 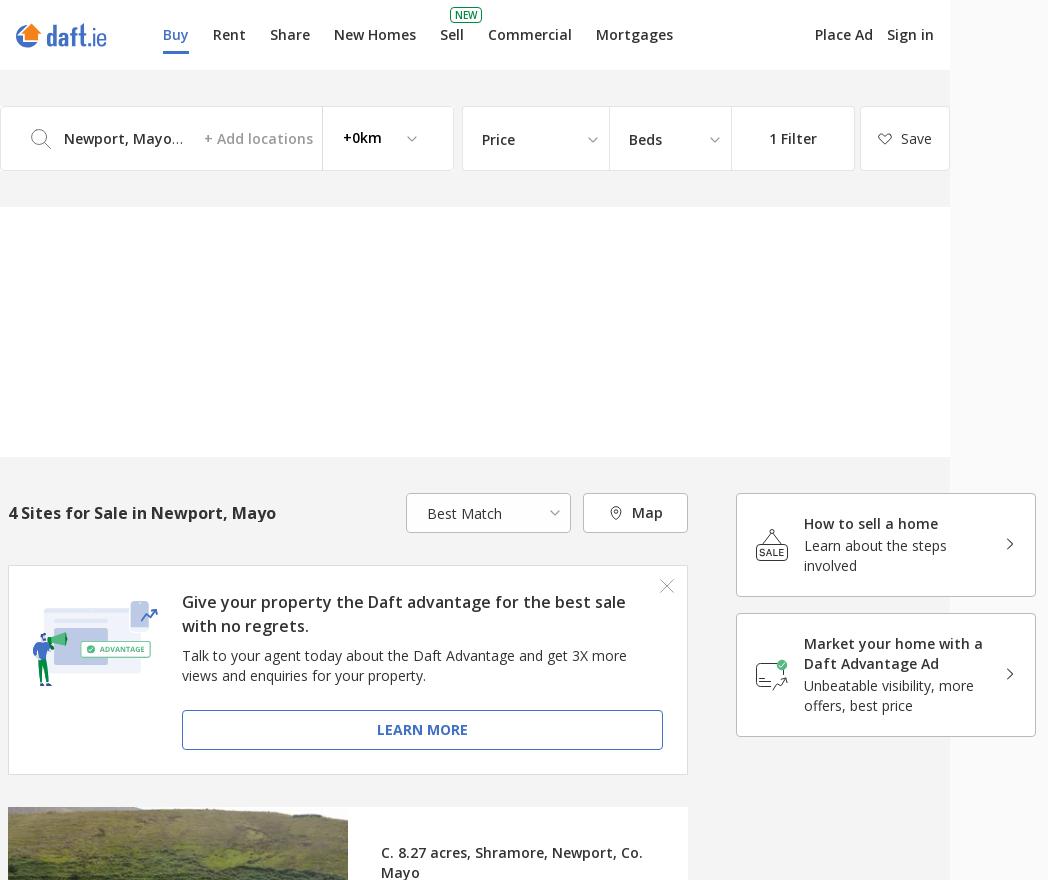 What do you see at coordinates (403, 664) in the screenshot?
I see `'Talk to your agent today about the Daft Advantage and get 3X more views and enquiries for your property.'` at bounding box center [403, 664].